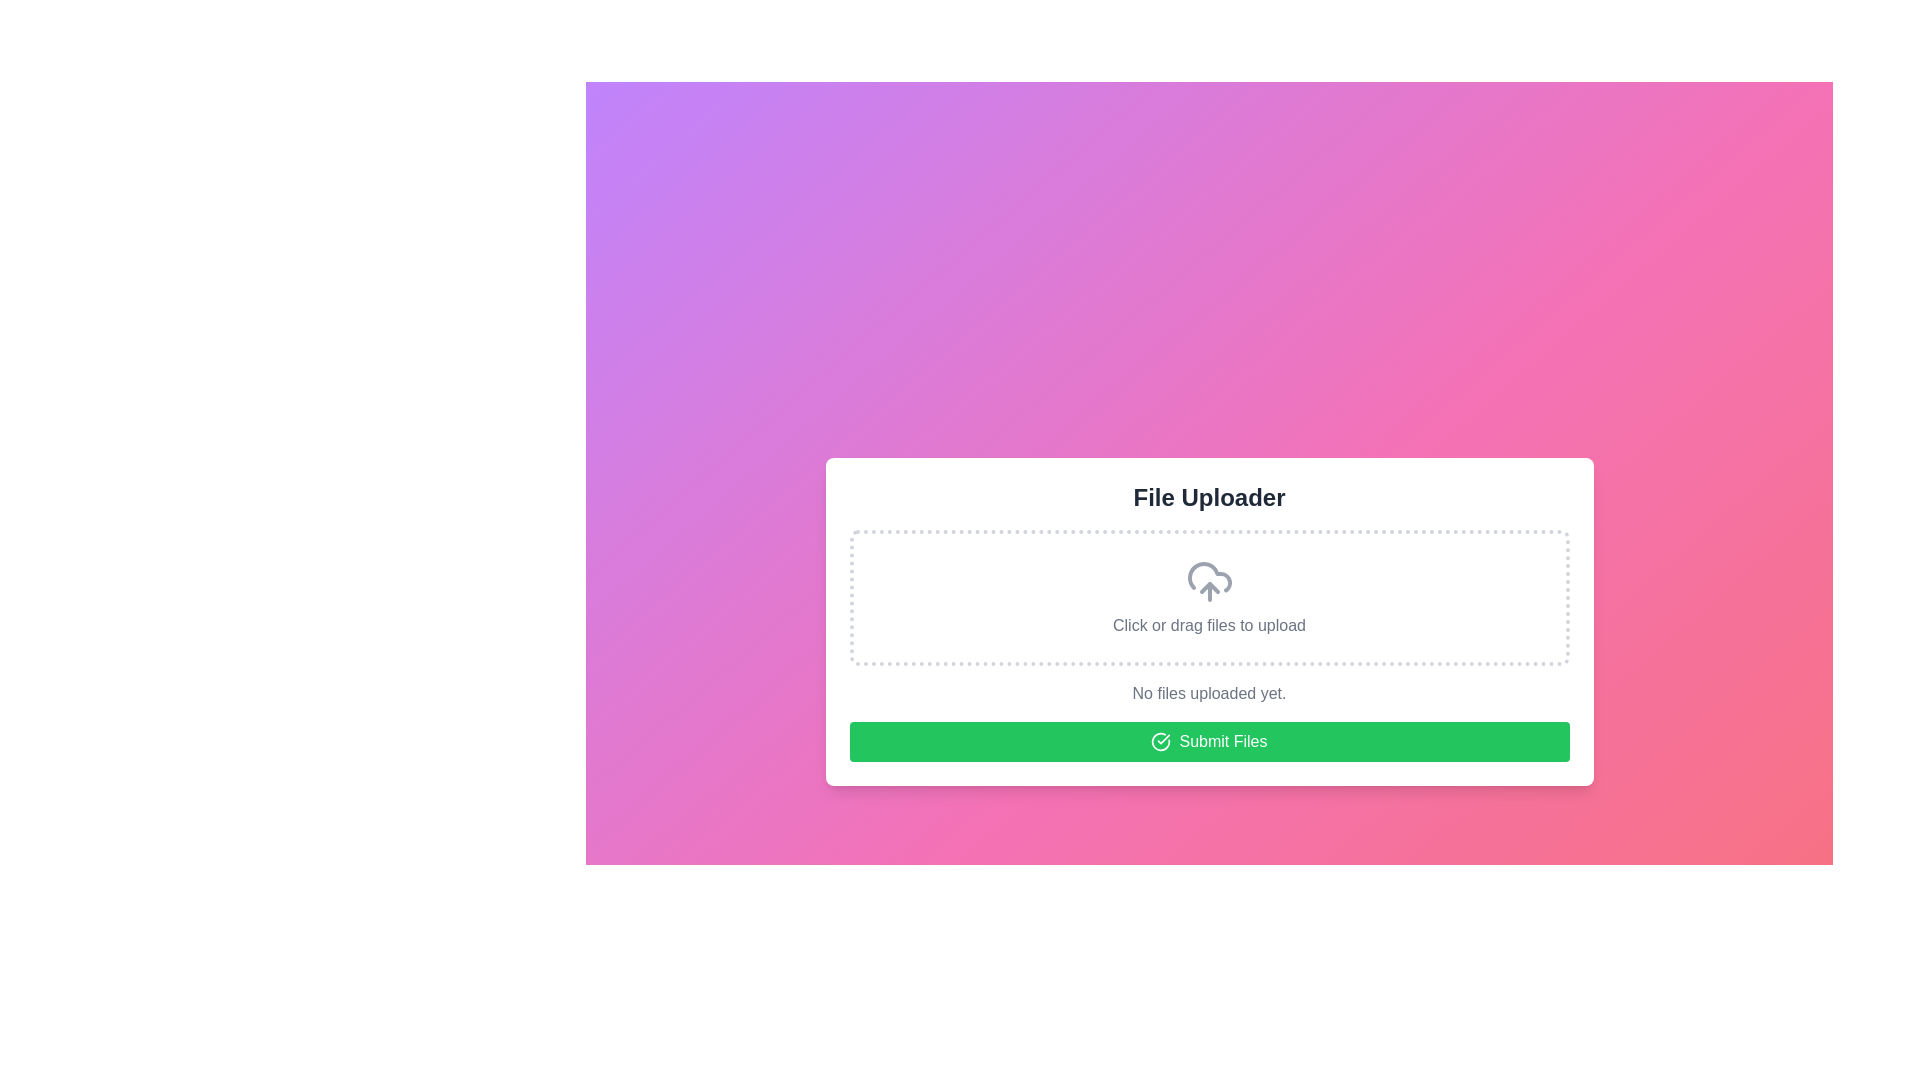 This screenshot has height=1080, width=1920. What do you see at coordinates (1208, 693) in the screenshot?
I see `the text label that reads 'No files uploaded yet.' styled in gray, which is located above the green 'Submit Files' button in the file uploader component` at bounding box center [1208, 693].